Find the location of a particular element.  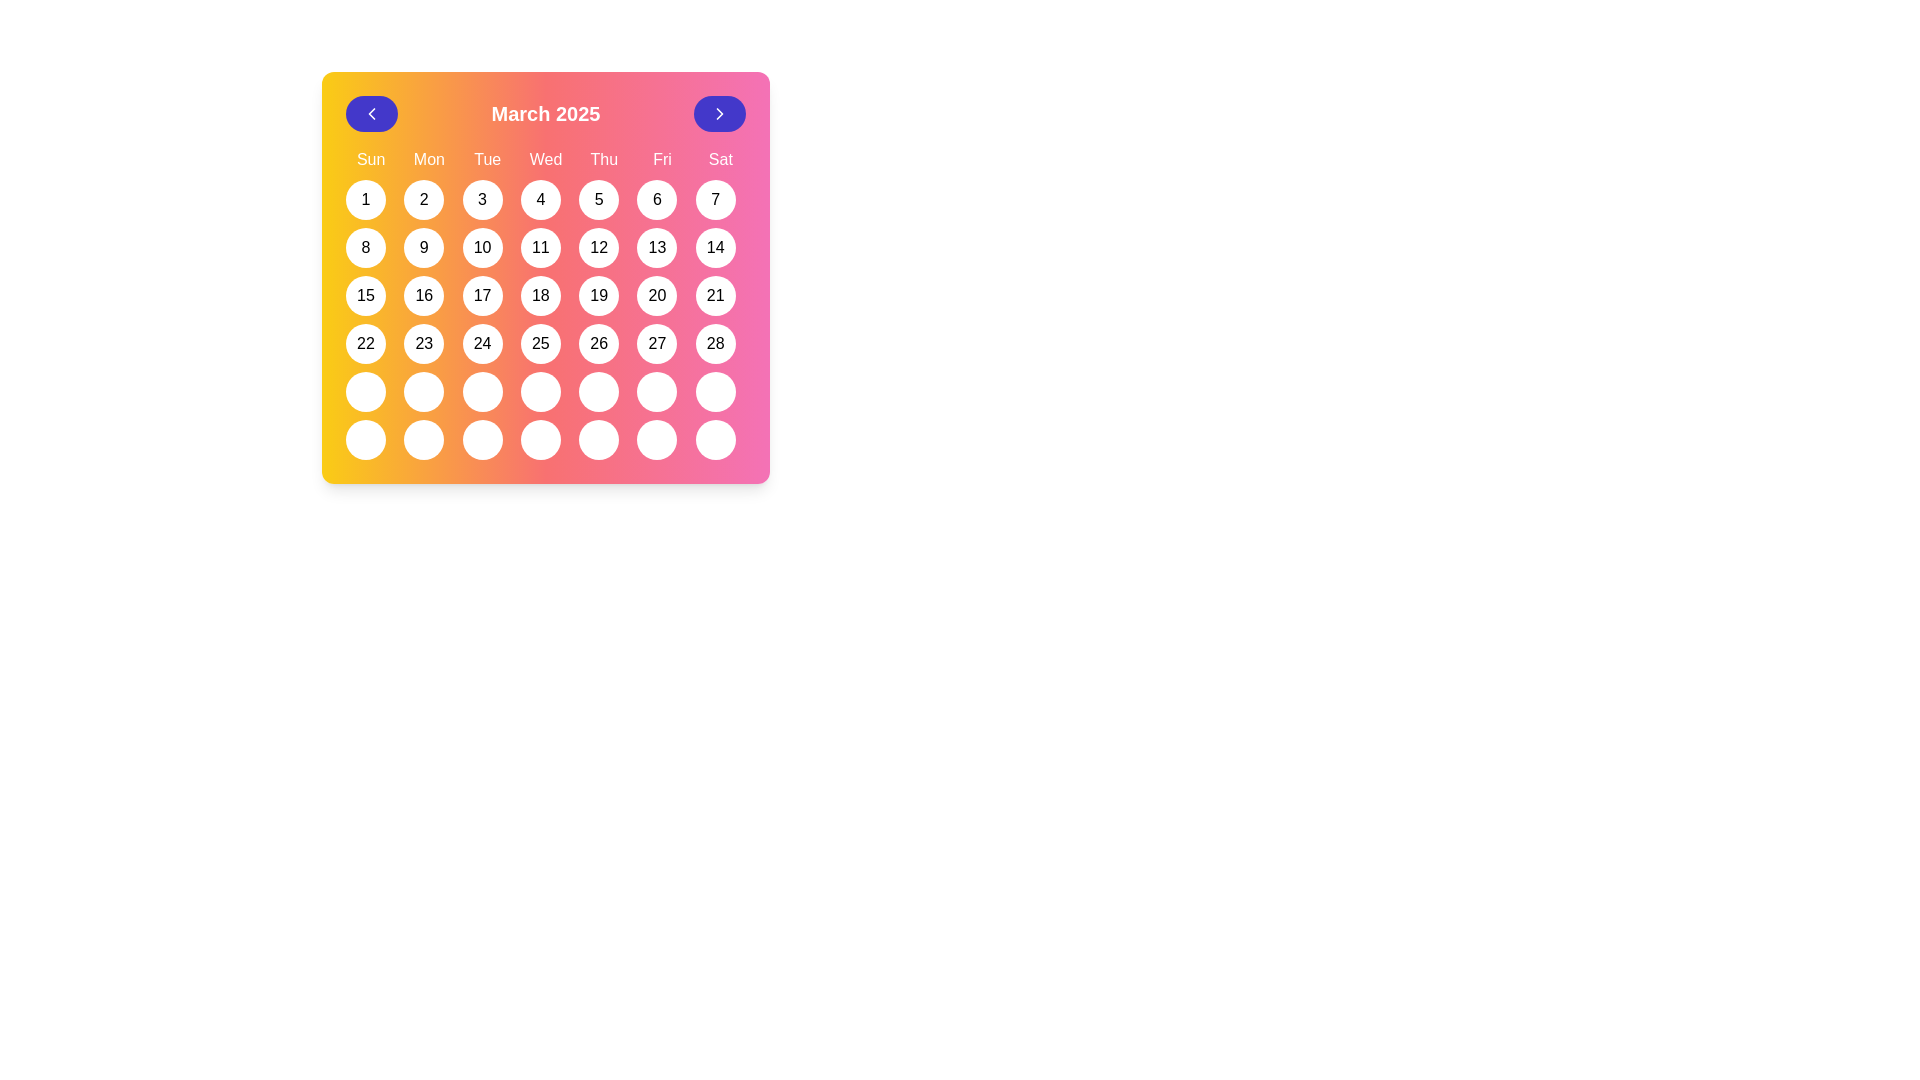

the right-facing chevron arrow icon within the blue circular navigation button located at the top right corner of the interface, adjacent to the calendar header text 'March 2025' is located at coordinates (720, 114).